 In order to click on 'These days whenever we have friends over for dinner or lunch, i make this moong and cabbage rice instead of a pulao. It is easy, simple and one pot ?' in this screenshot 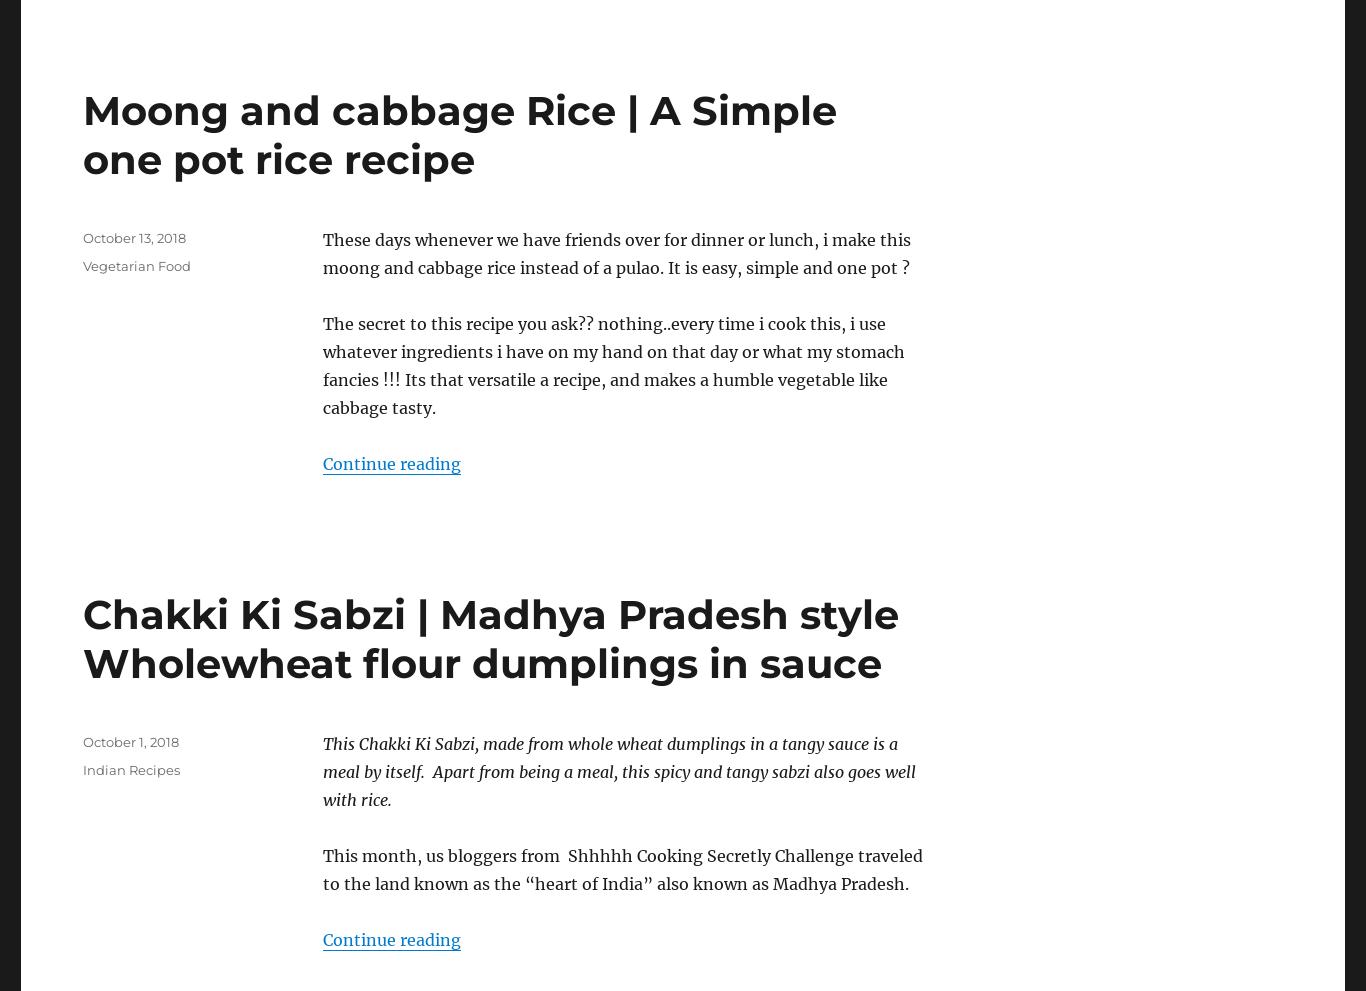, I will do `click(323, 253)`.